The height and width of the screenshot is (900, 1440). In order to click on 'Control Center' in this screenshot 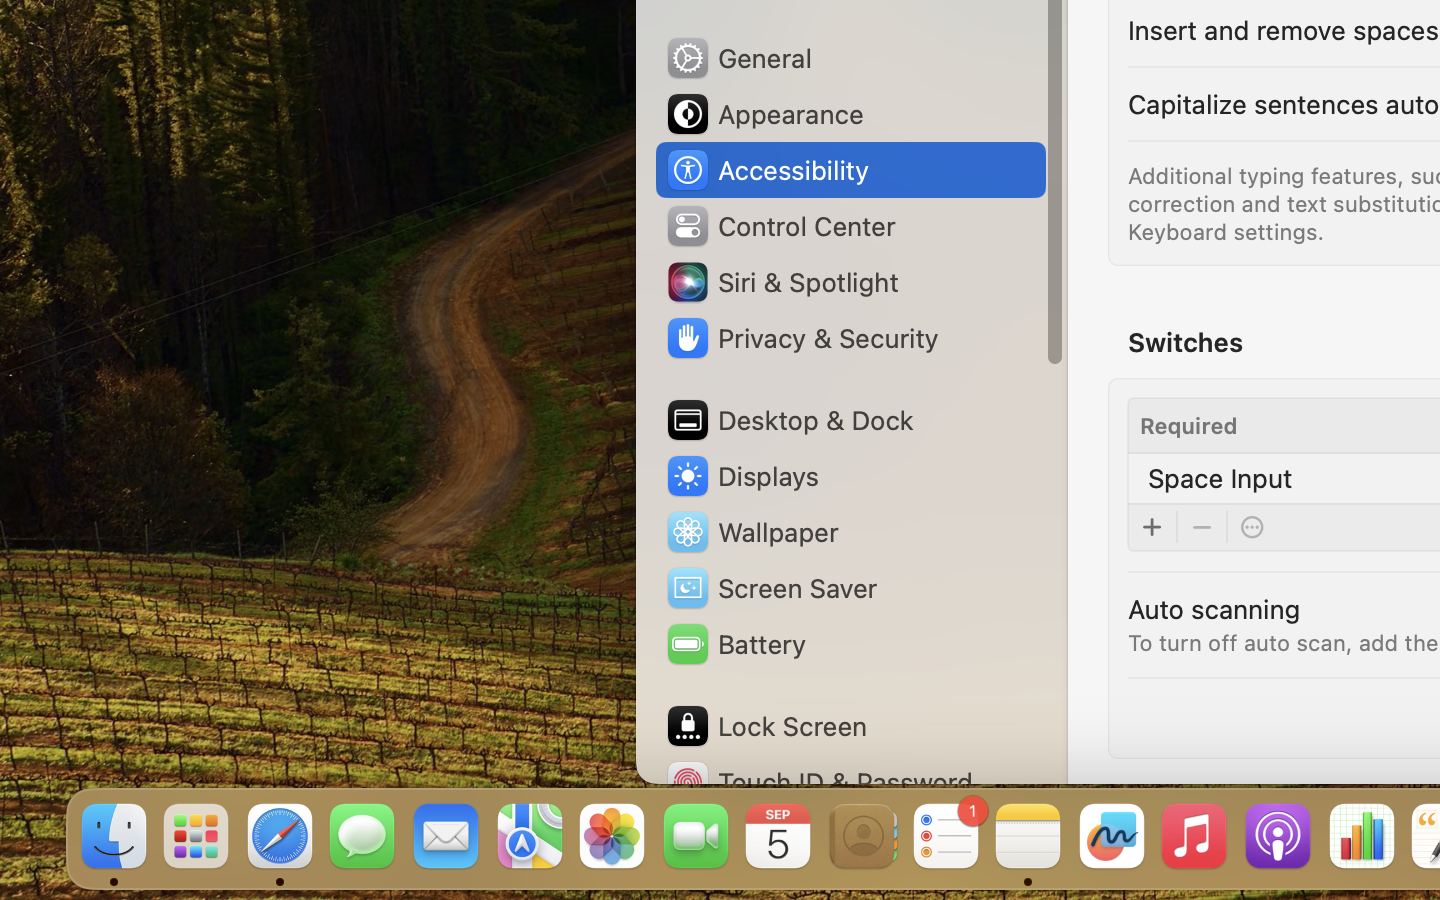, I will do `click(779, 225)`.